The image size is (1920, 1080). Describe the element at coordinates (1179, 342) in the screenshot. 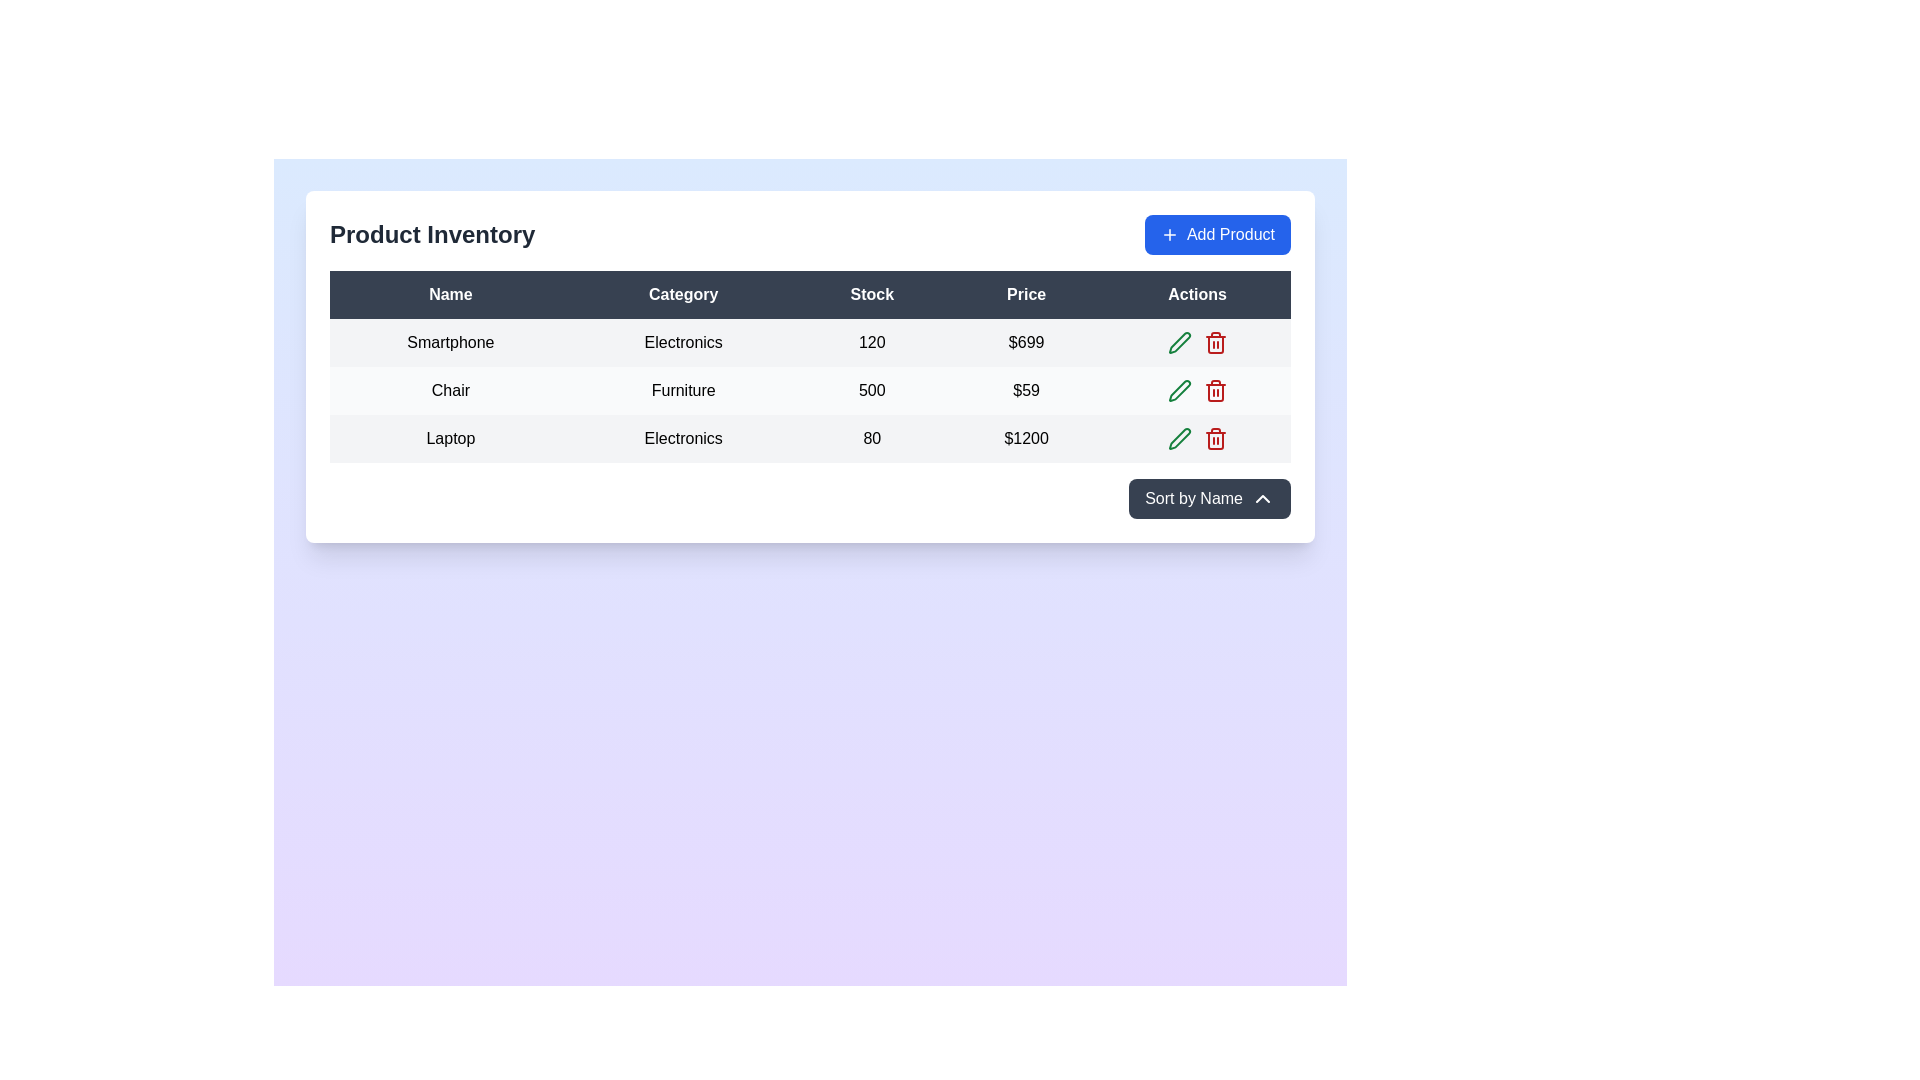

I see `the edit button (pencil icon) for the 'Smartphone' item in the inventory to enter edit mode` at that location.